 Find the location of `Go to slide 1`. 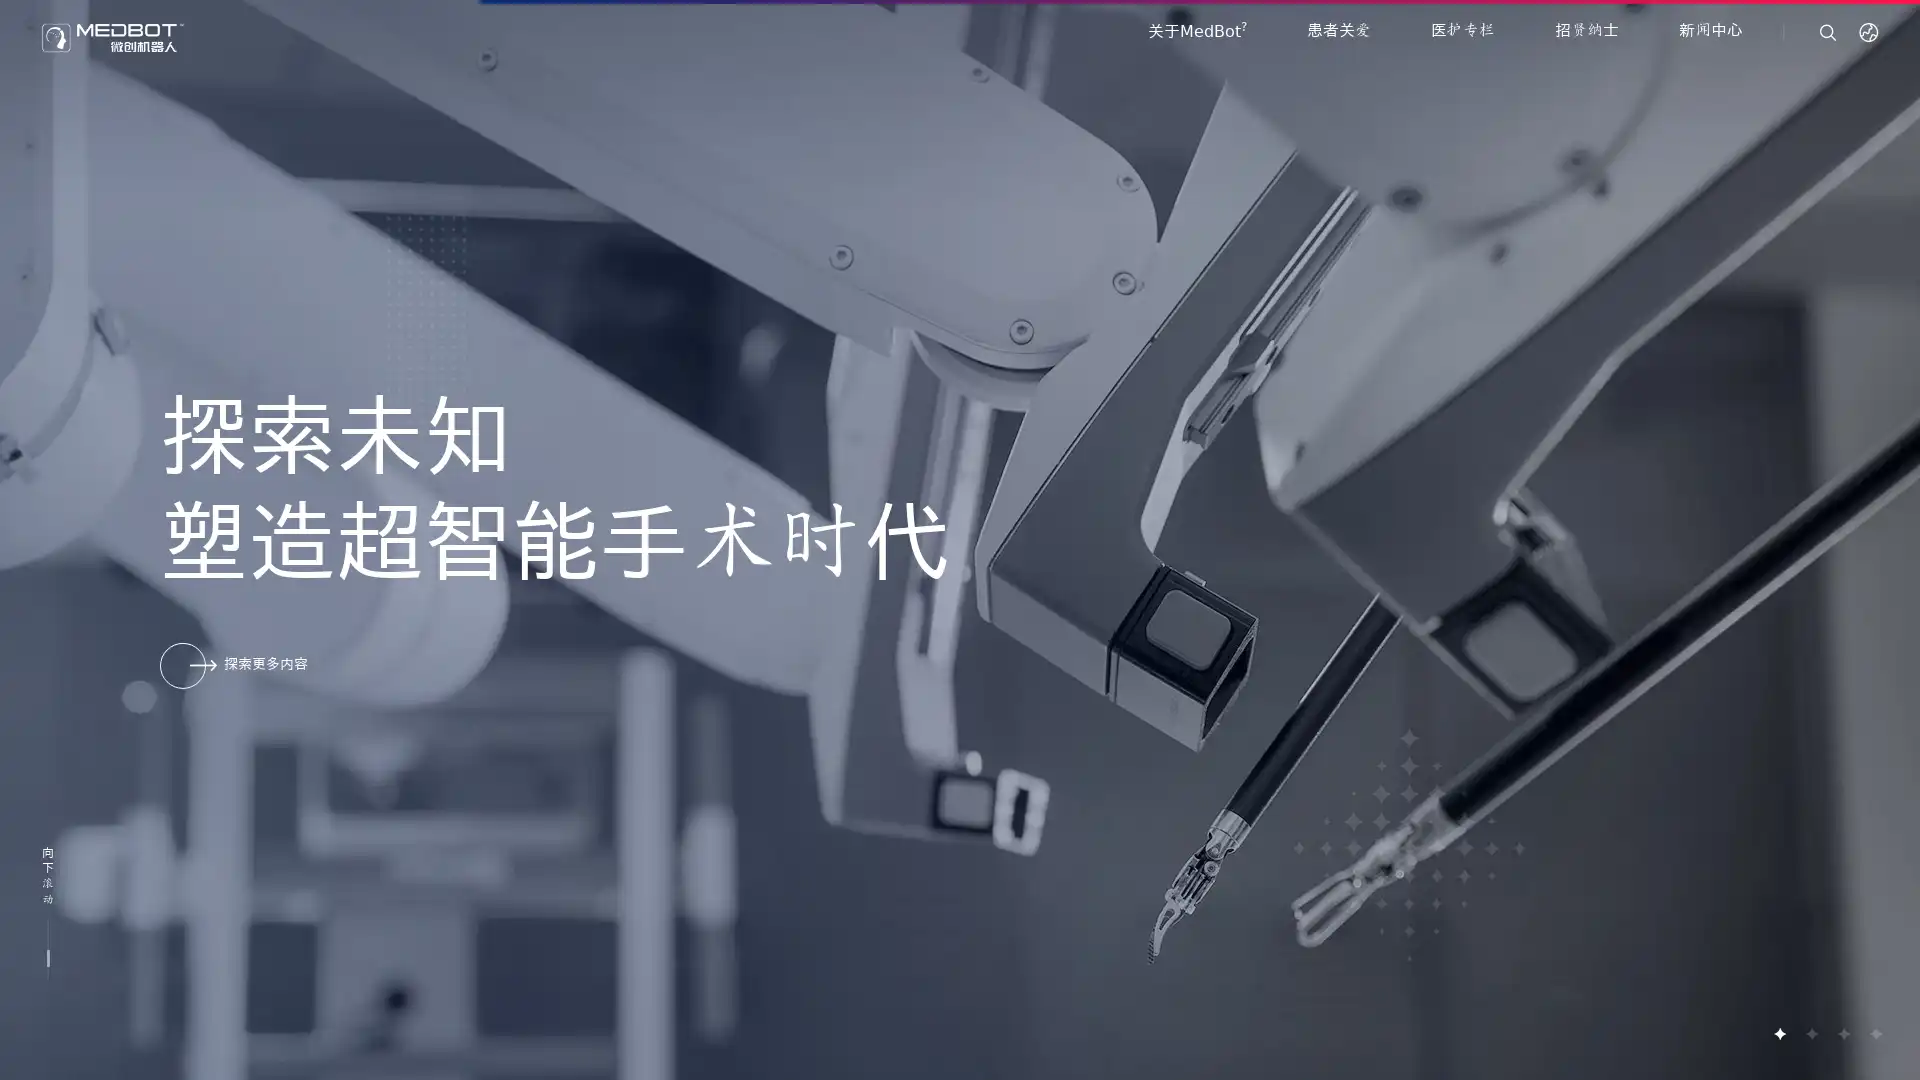

Go to slide 1 is located at coordinates (1779, 1033).